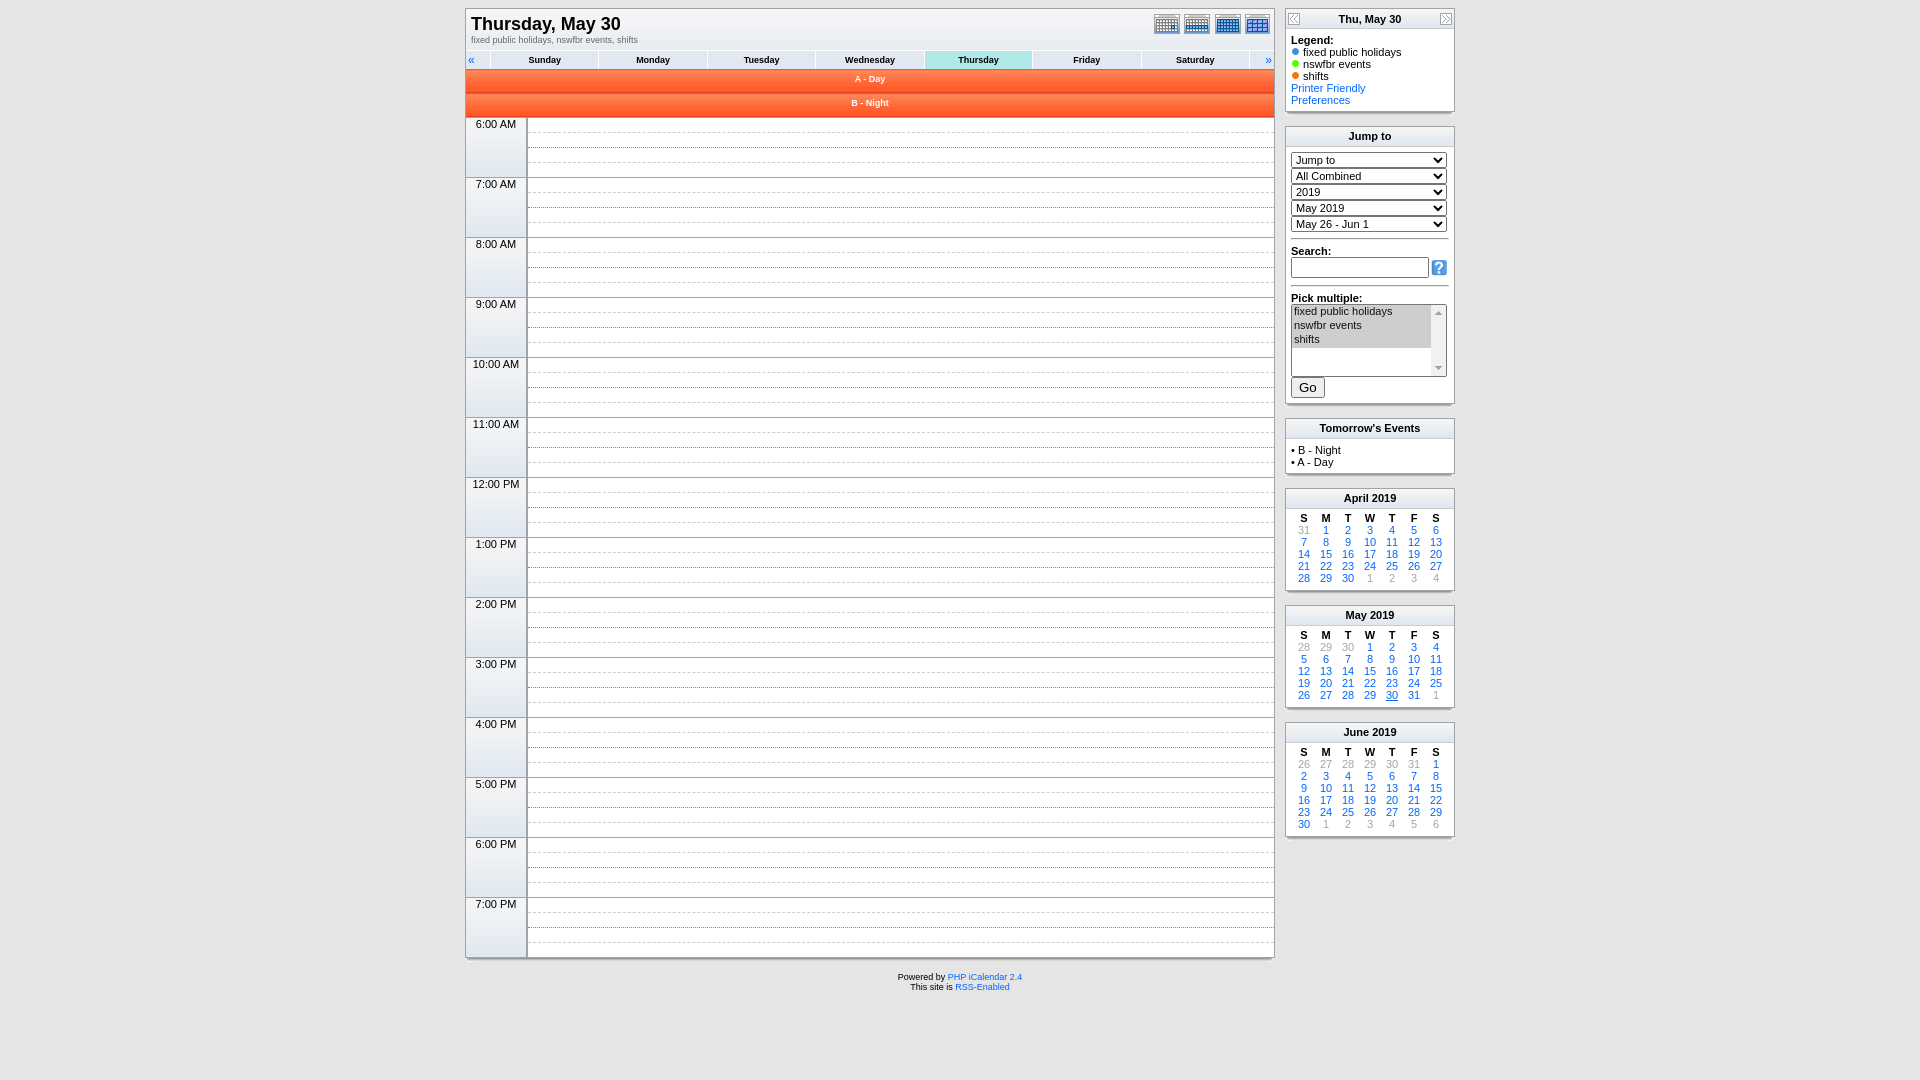 The height and width of the screenshot is (1080, 1920). Describe the element at coordinates (984, 975) in the screenshot. I see `'PHP iCalendar 2.4'` at that location.